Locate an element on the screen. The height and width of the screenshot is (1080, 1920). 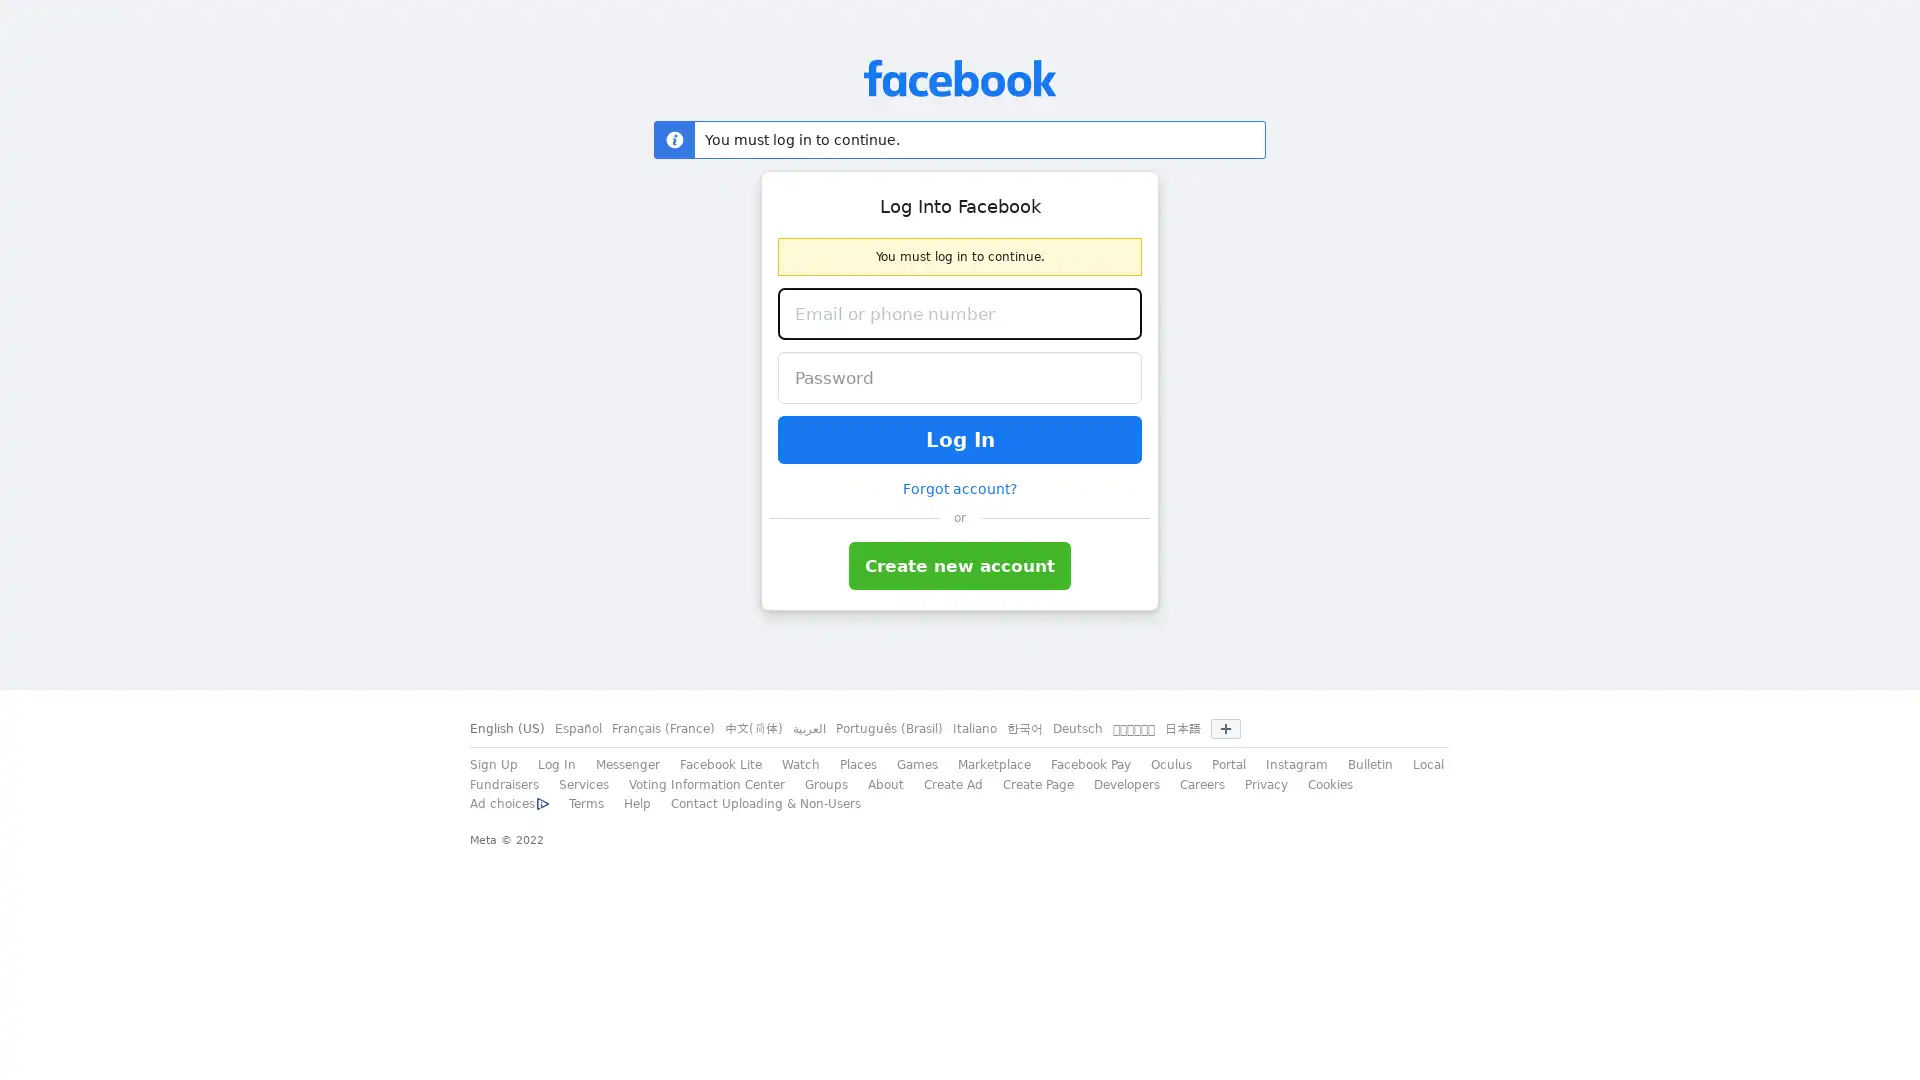
Log In is located at coordinates (960, 438).